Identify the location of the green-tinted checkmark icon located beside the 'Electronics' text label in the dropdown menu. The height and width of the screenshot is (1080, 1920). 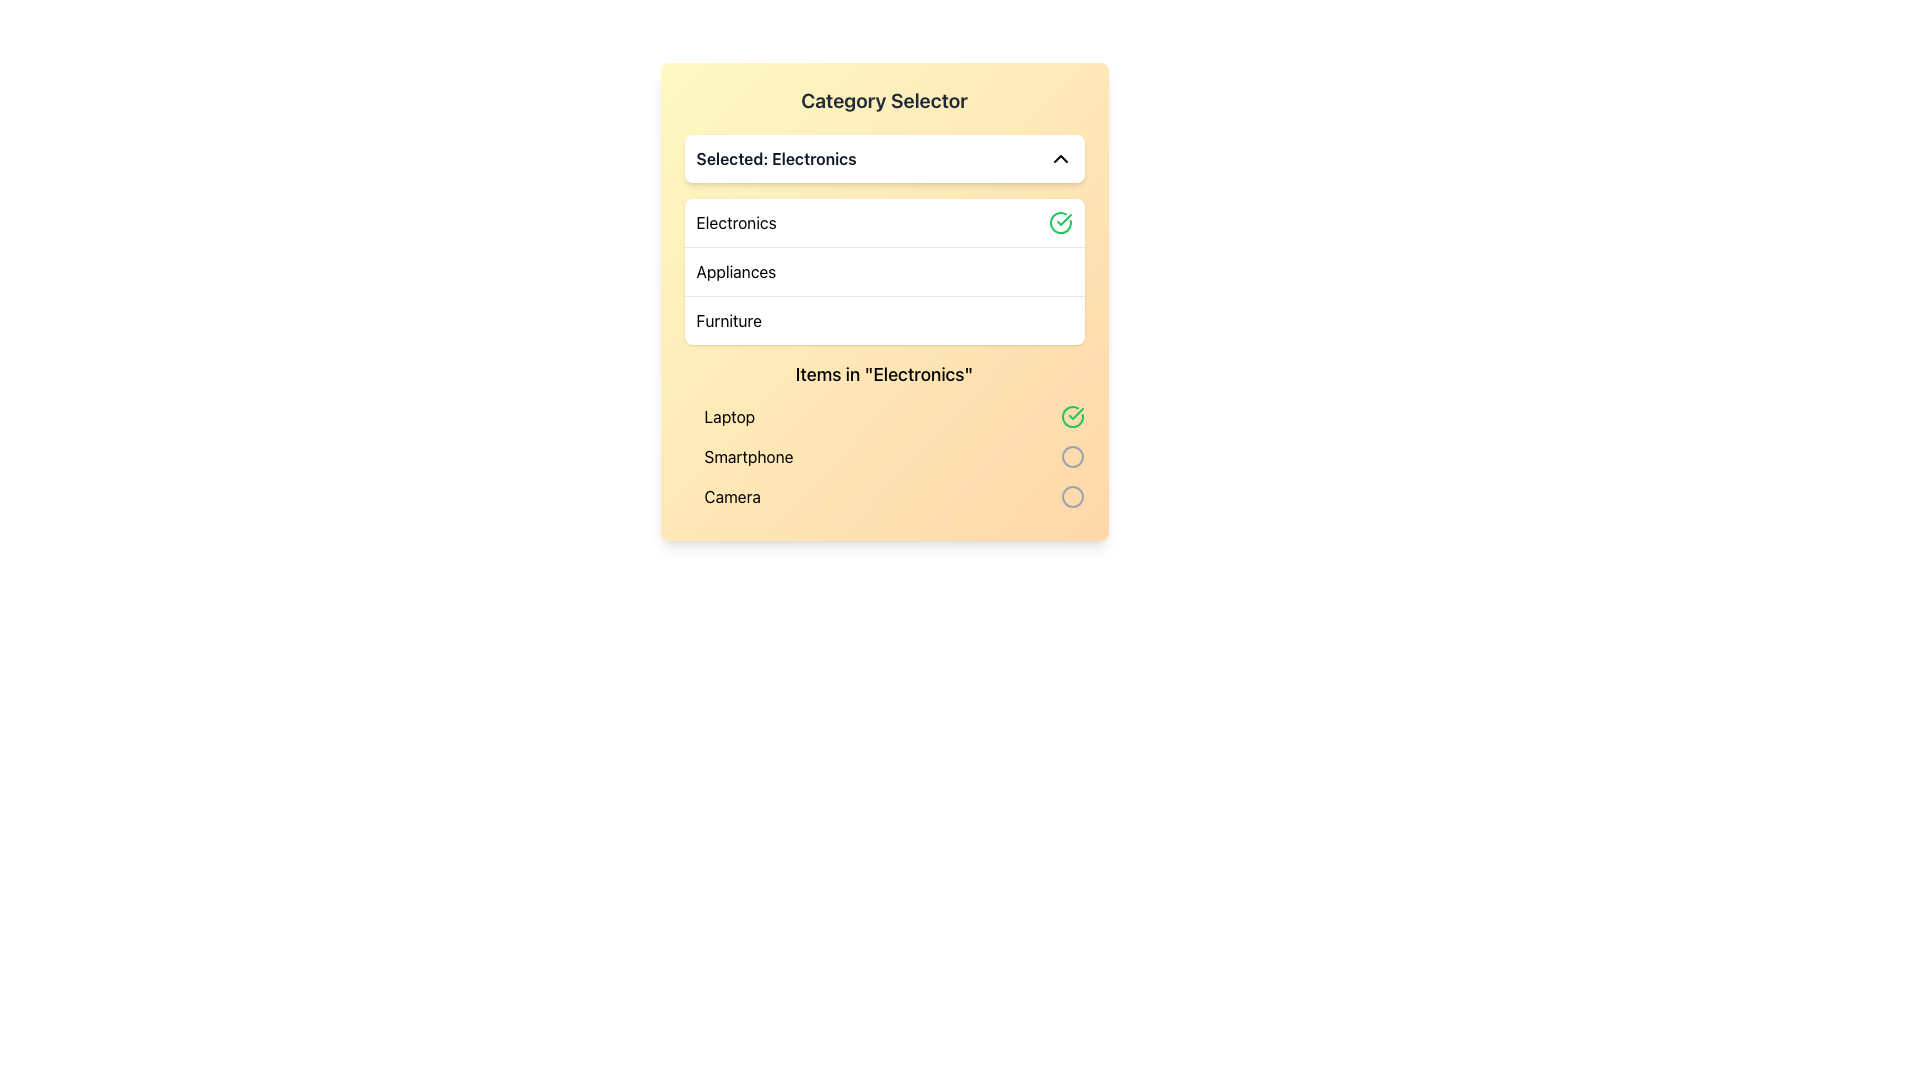
(1063, 219).